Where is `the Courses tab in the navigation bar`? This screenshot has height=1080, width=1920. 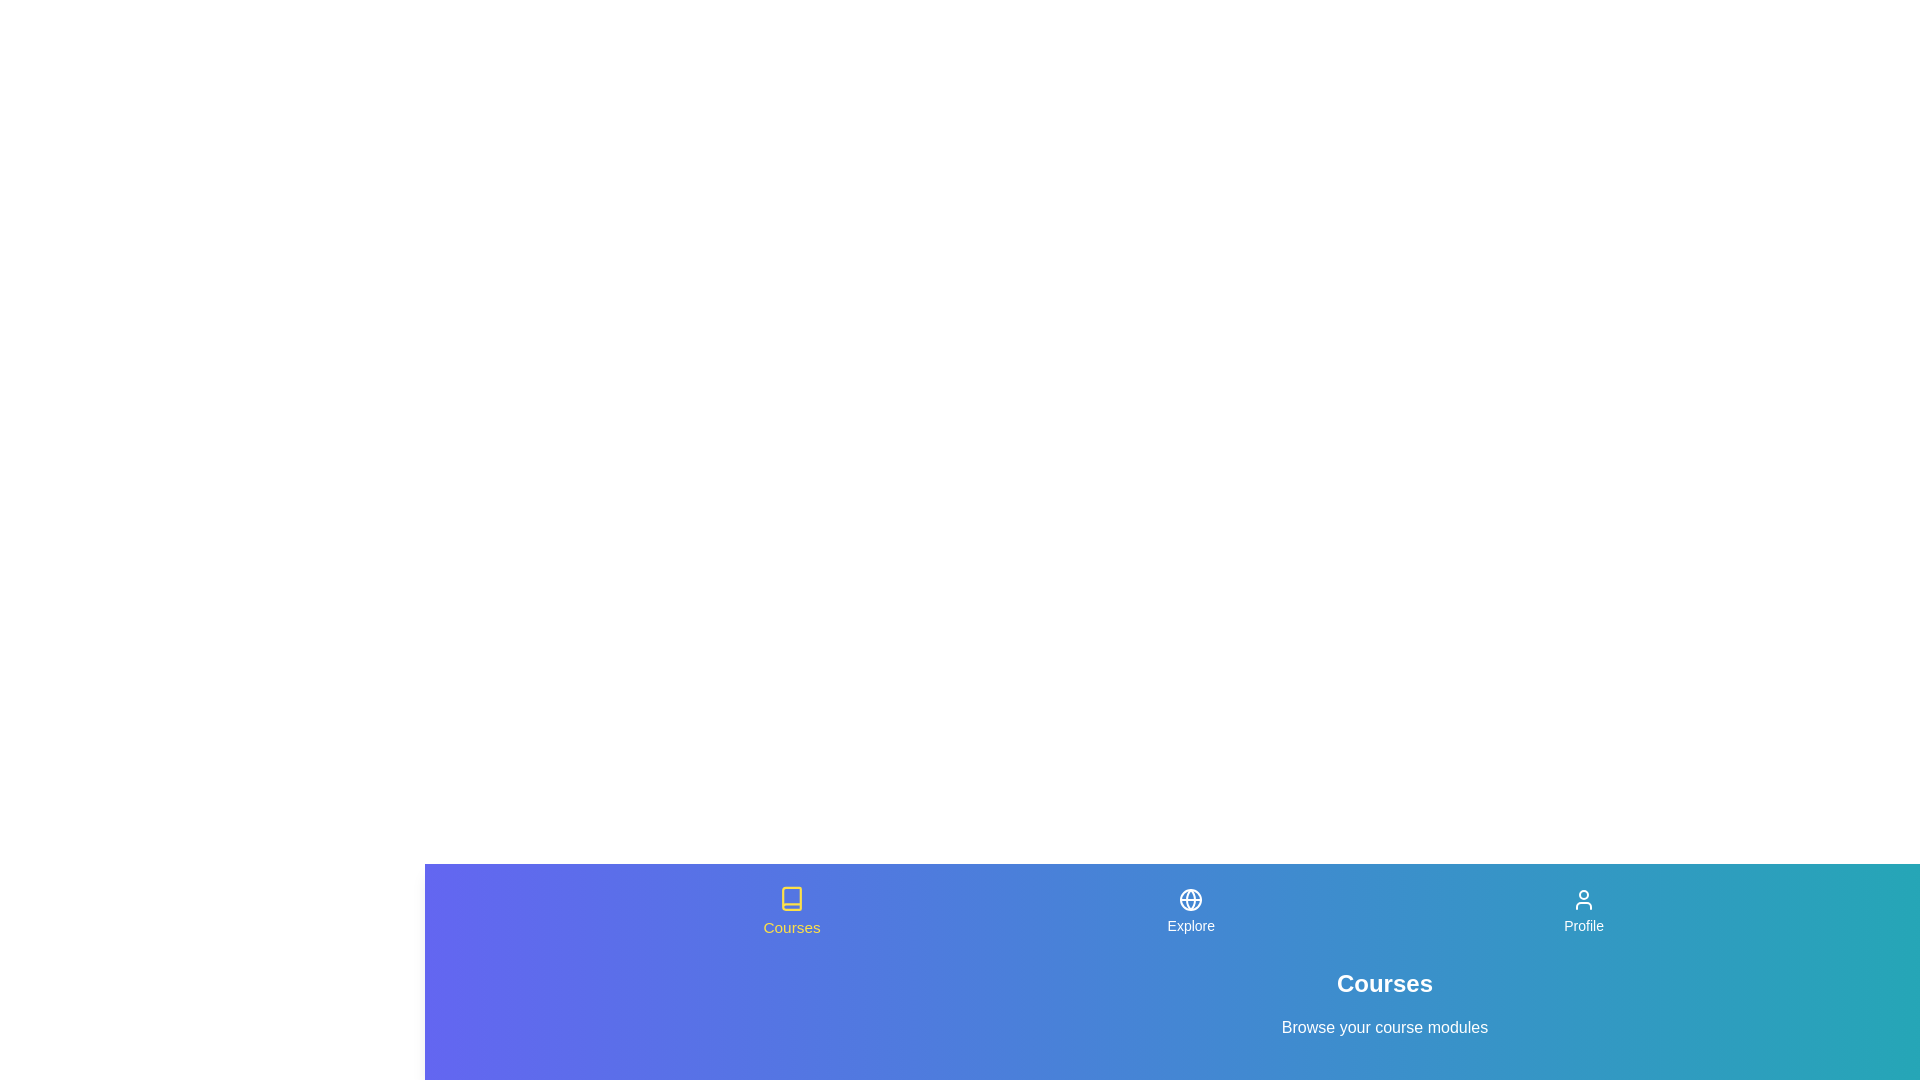 the Courses tab in the navigation bar is located at coordinates (791, 911).